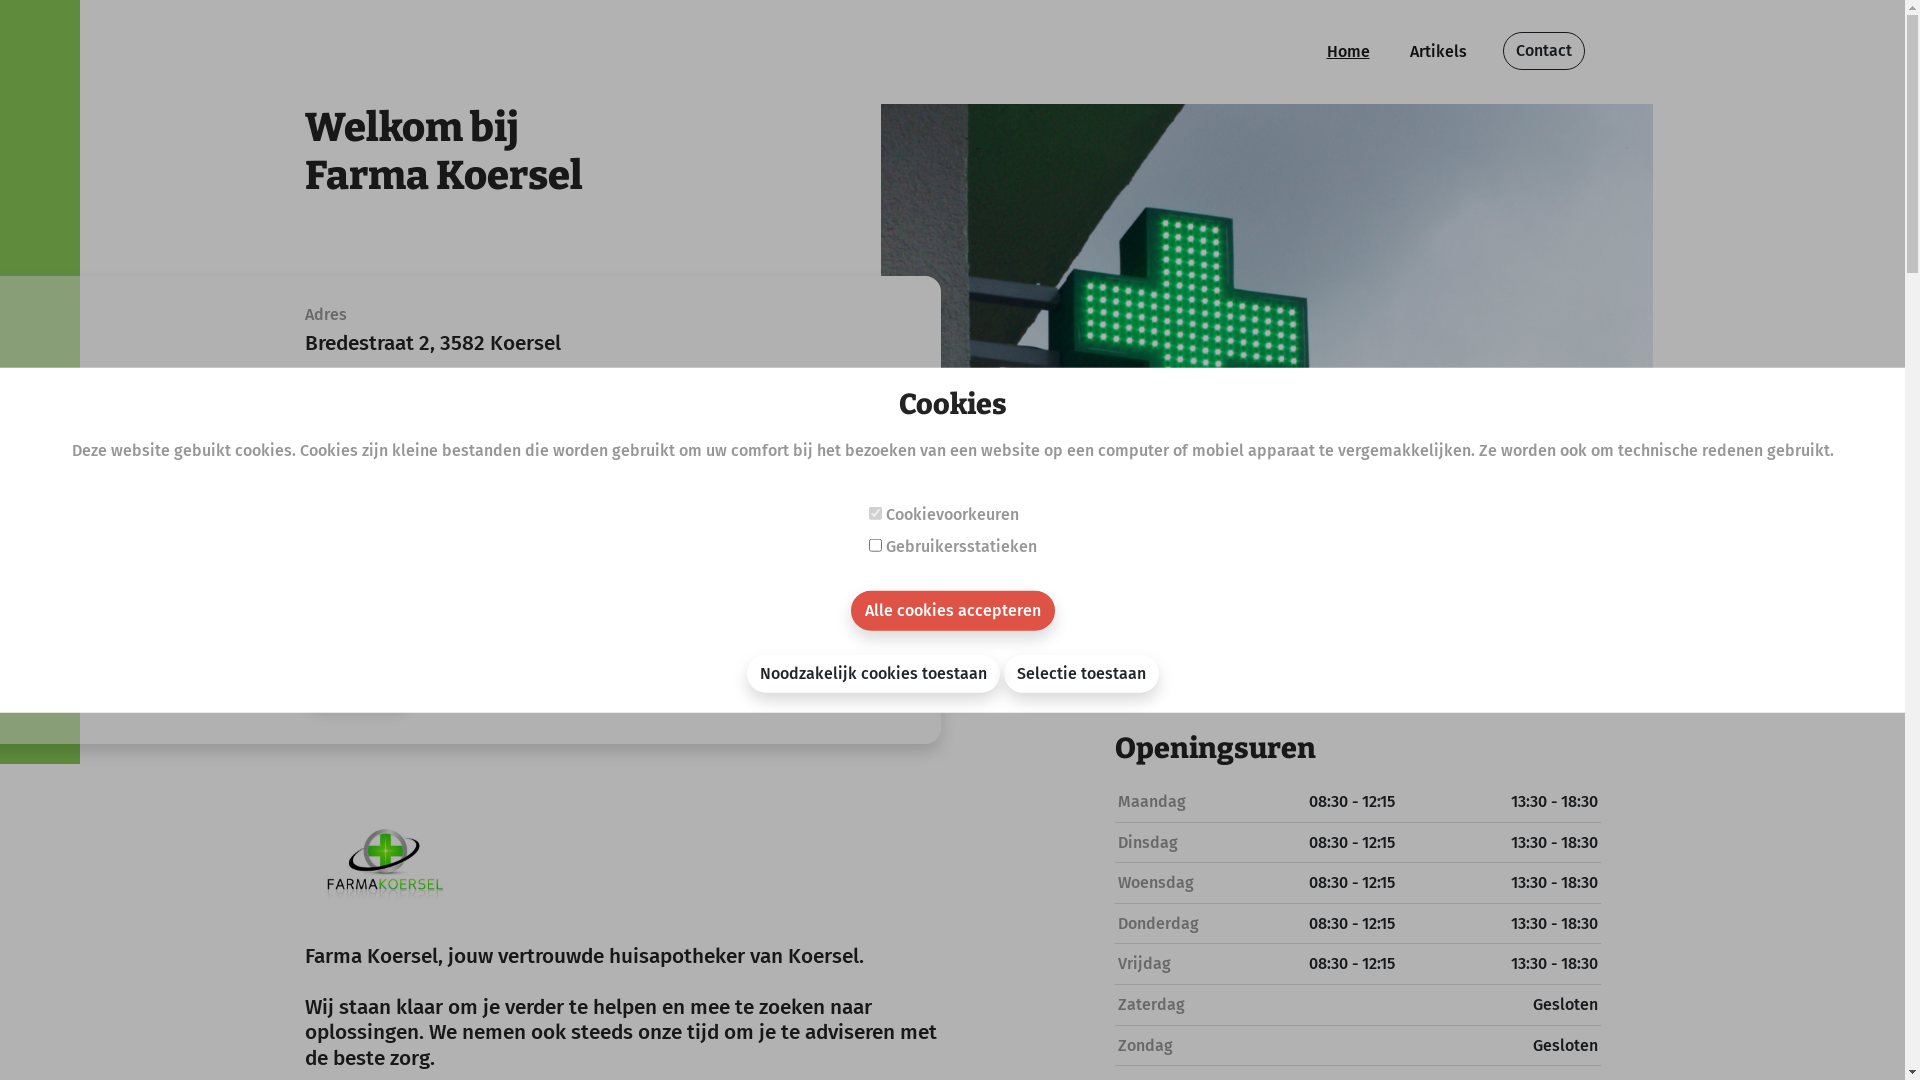 Image resolution: width=1920 pixels, height=1080 pixels. I want to click on 'Noodzakelijk cookies toestaan', so click(872, 672).